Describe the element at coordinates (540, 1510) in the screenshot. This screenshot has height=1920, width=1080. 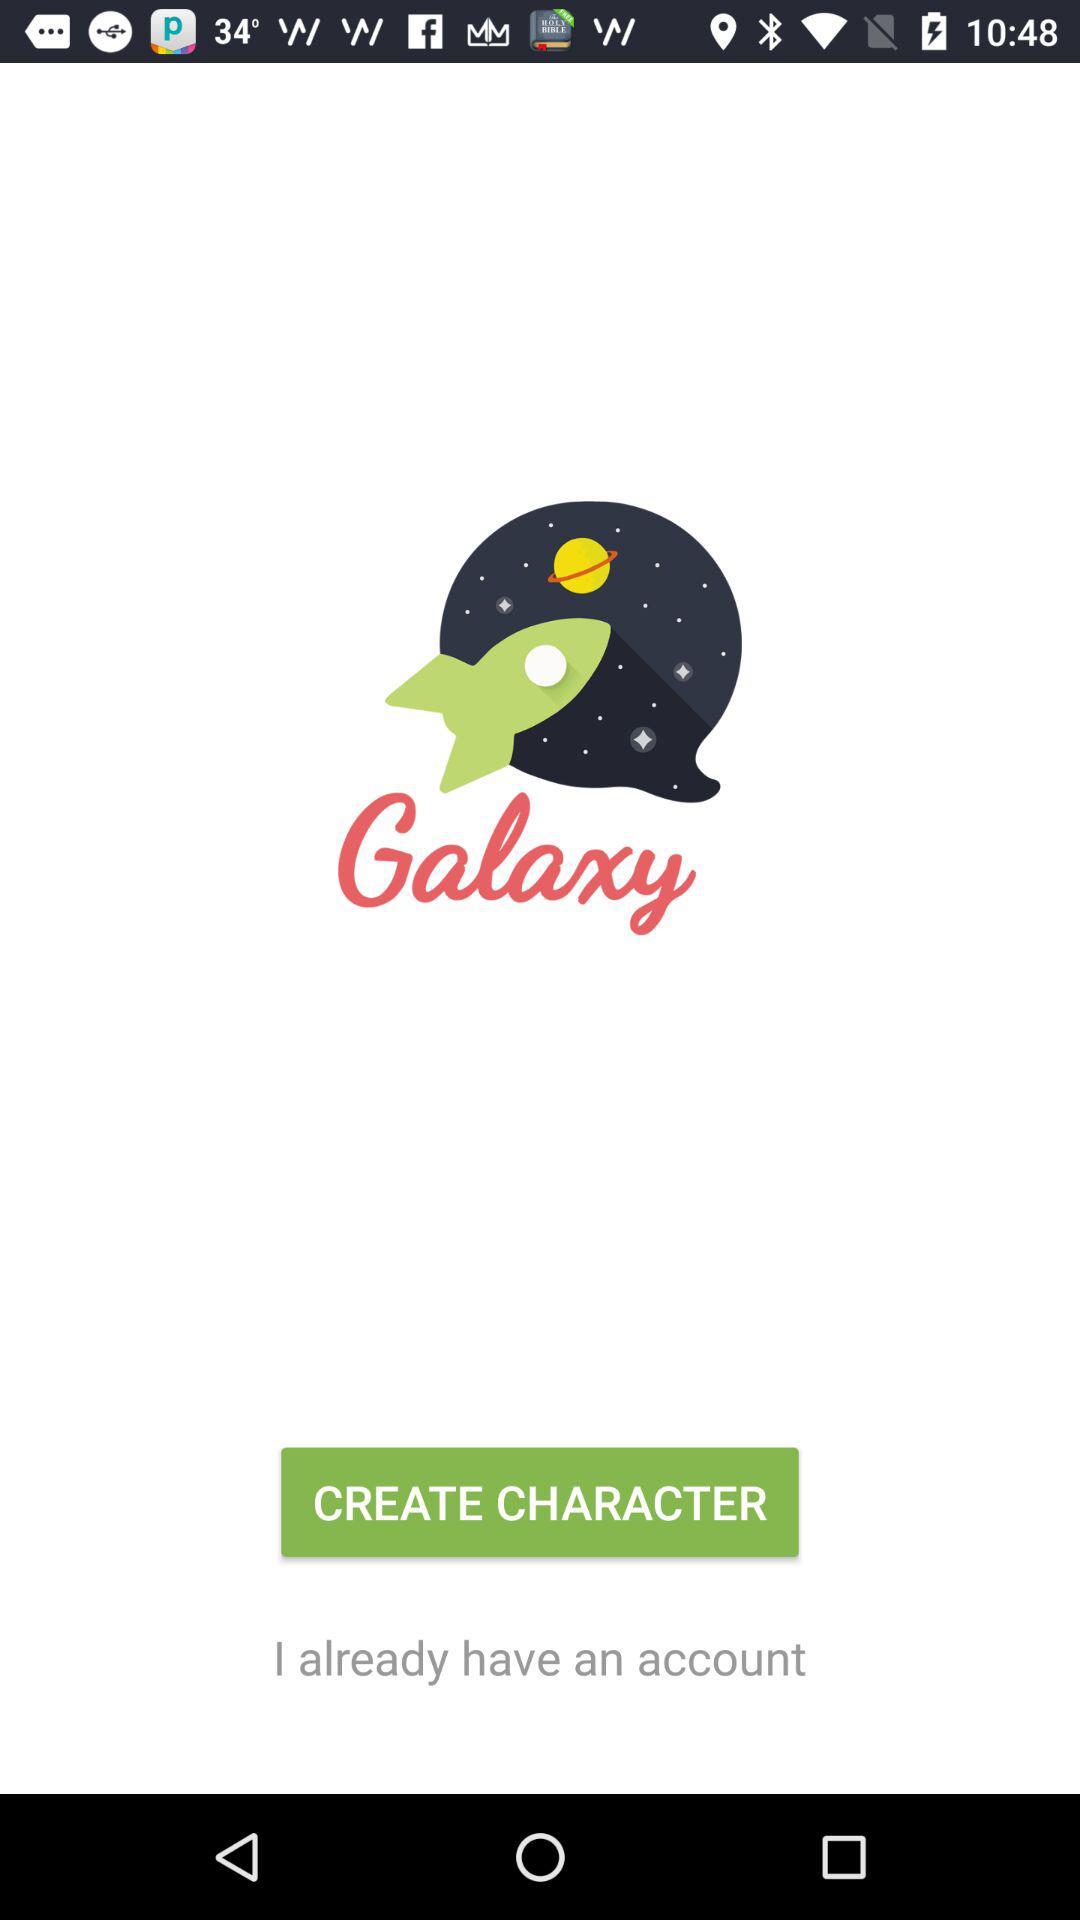
I see `create character` at that location.